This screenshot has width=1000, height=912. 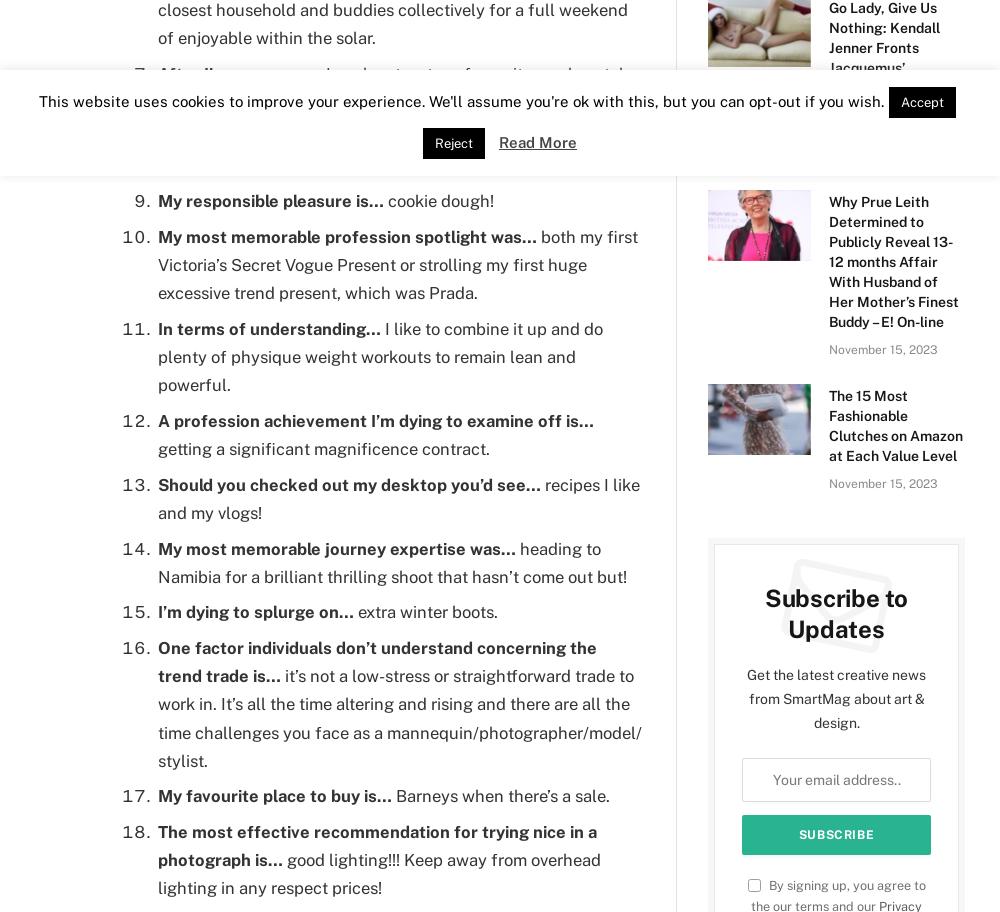 What do you see at coordinates (348, 483) in the screenshot?
I see `'Should you checked out my desktop you’d see…'` at bounding box center [348, 483].